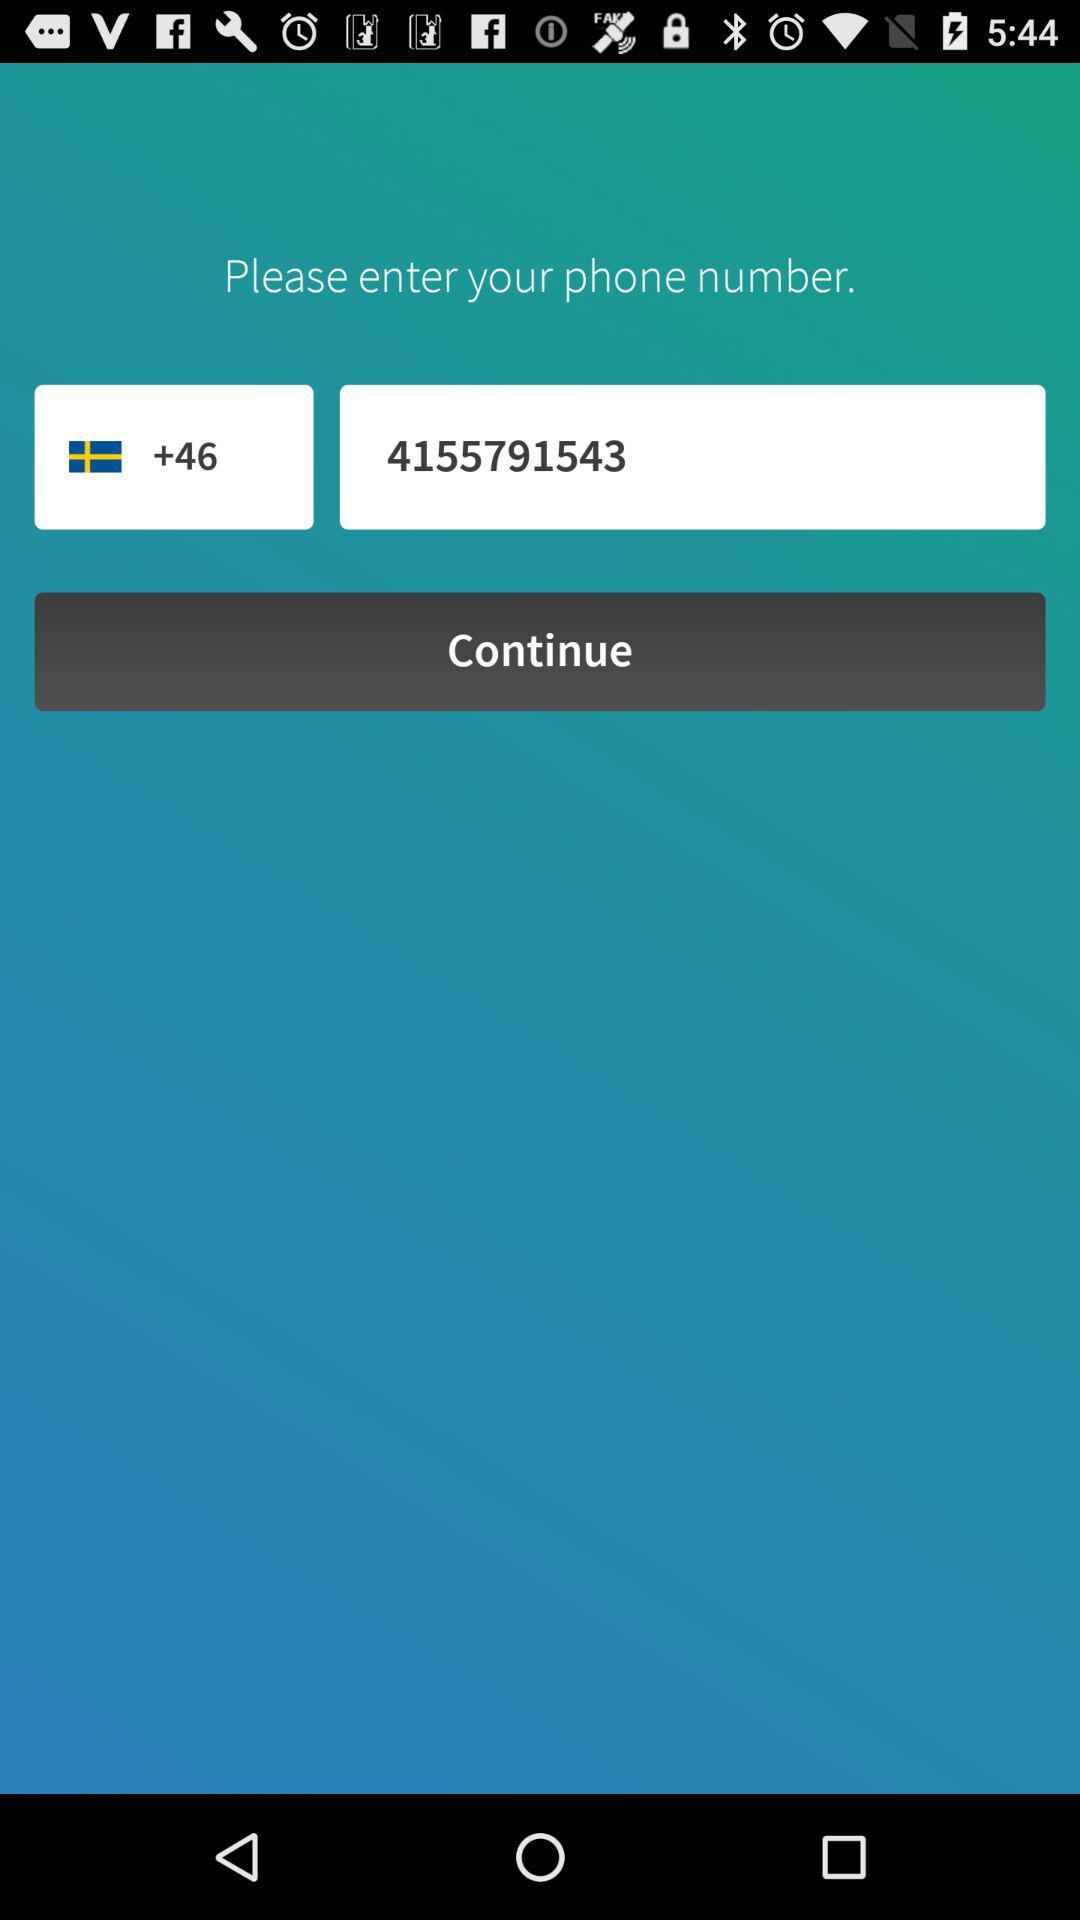  I want to click on the icon to the right of +46 item, so click(691, 456).